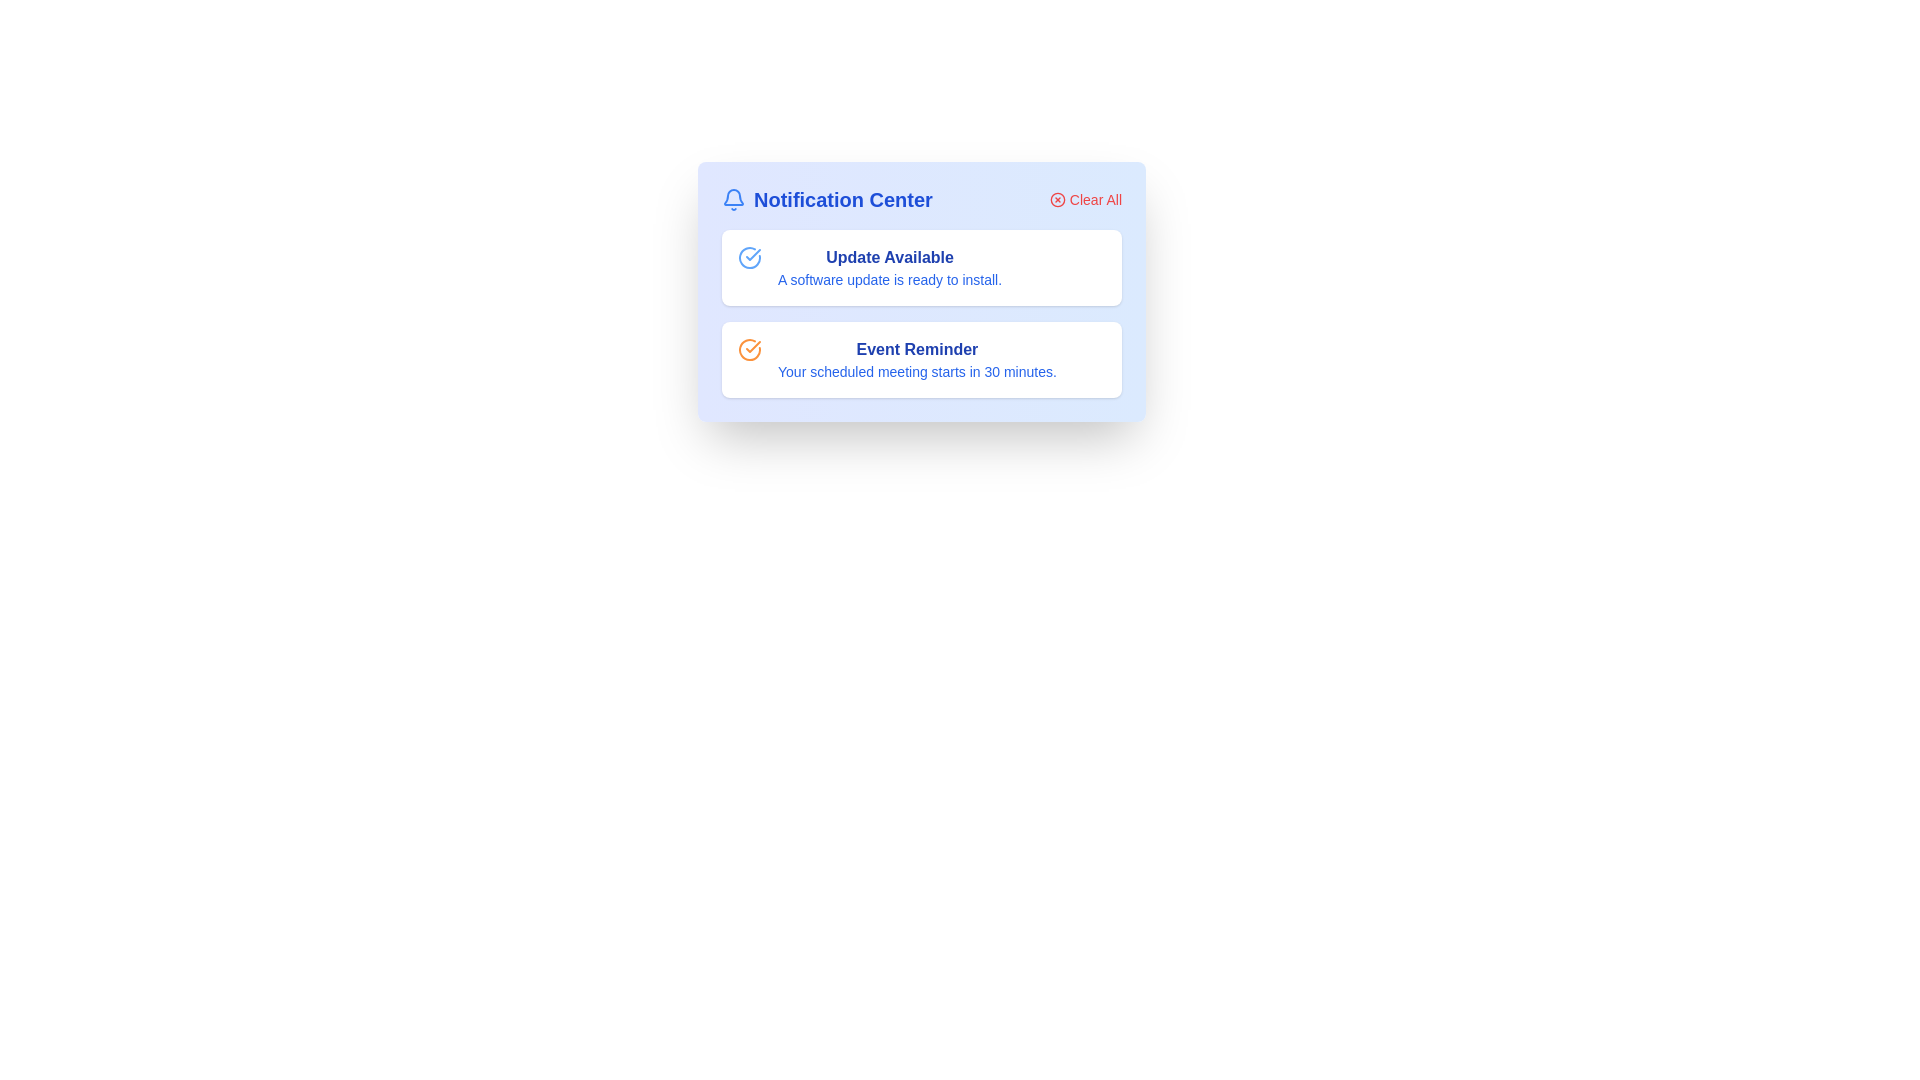  What do you see at coordinates (889, 280) in the screenshot?
I see `message in the text label that informs users about the availability of a software update, positioned below the header 'Update Available' and above 'Event Reminder'` at bounding box center [889, 280].